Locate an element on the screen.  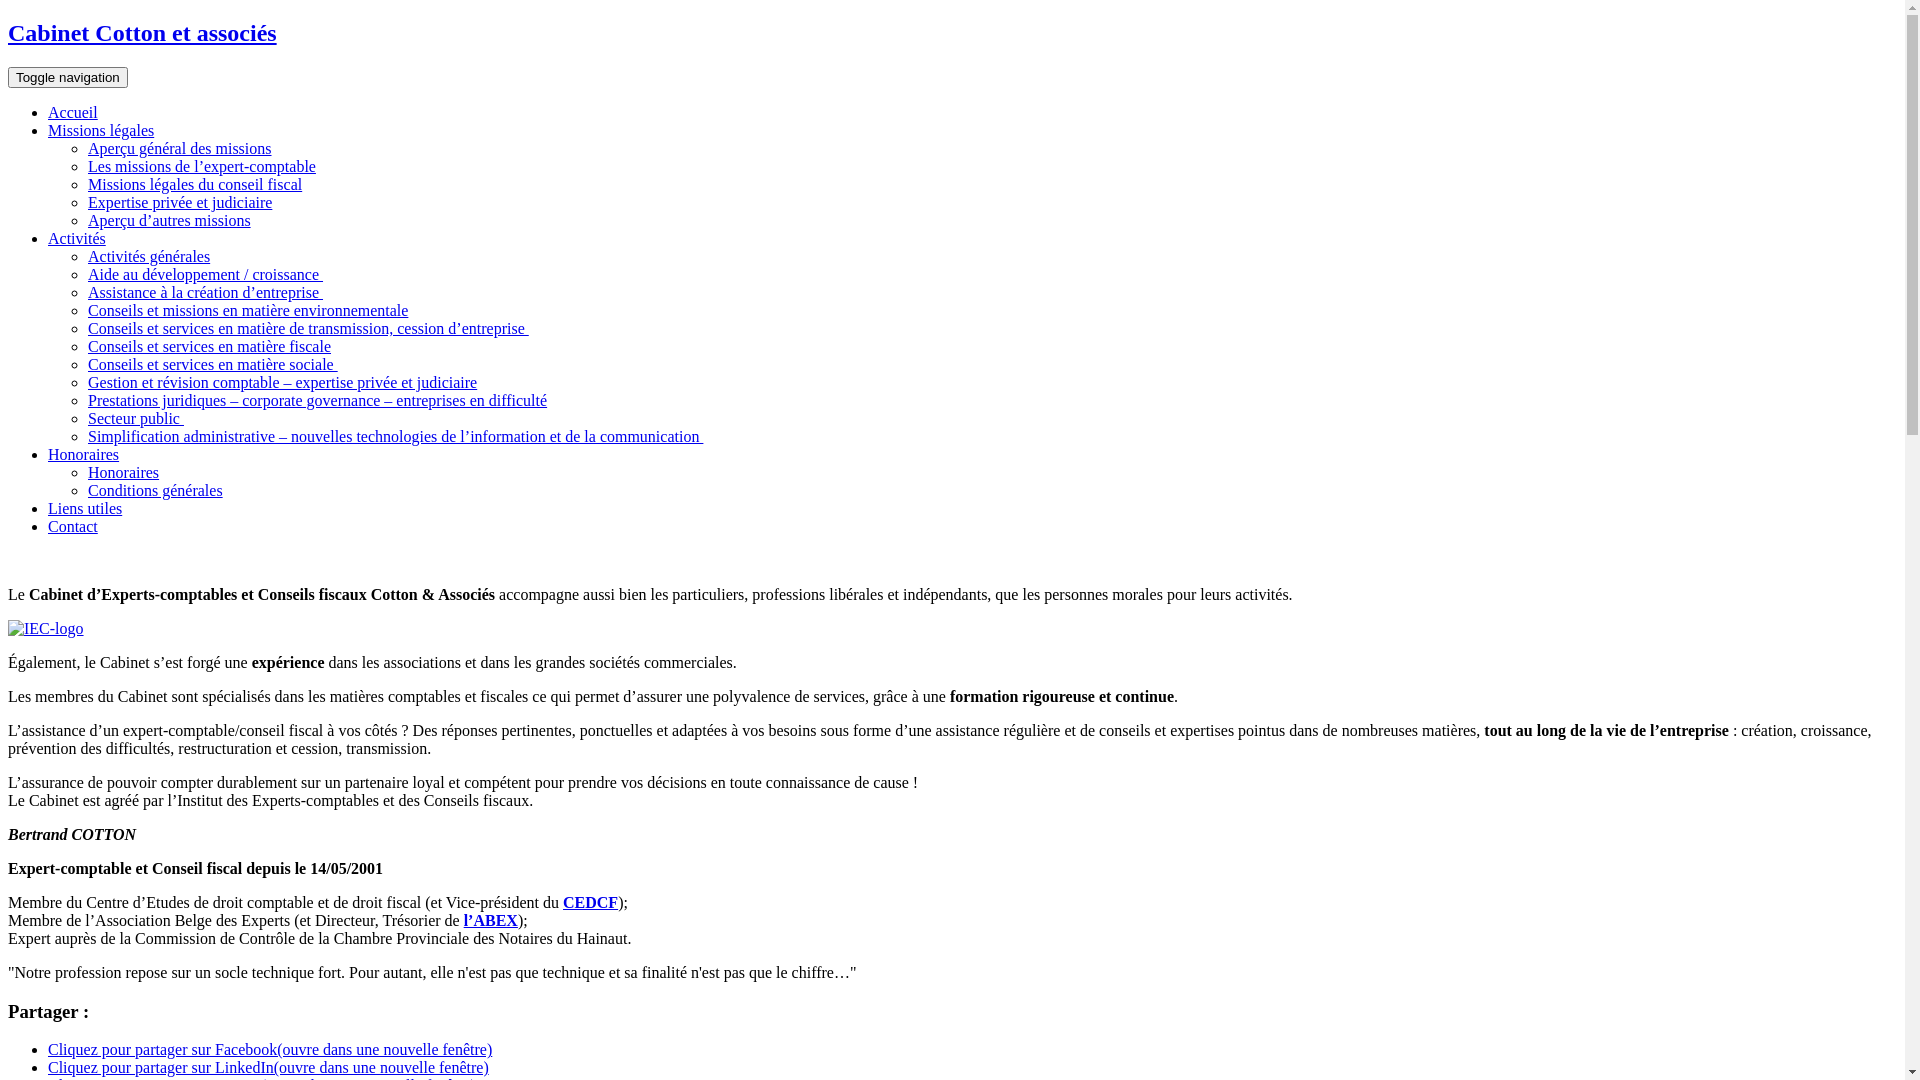
'Accueil' is located at coordinates (72, 112).